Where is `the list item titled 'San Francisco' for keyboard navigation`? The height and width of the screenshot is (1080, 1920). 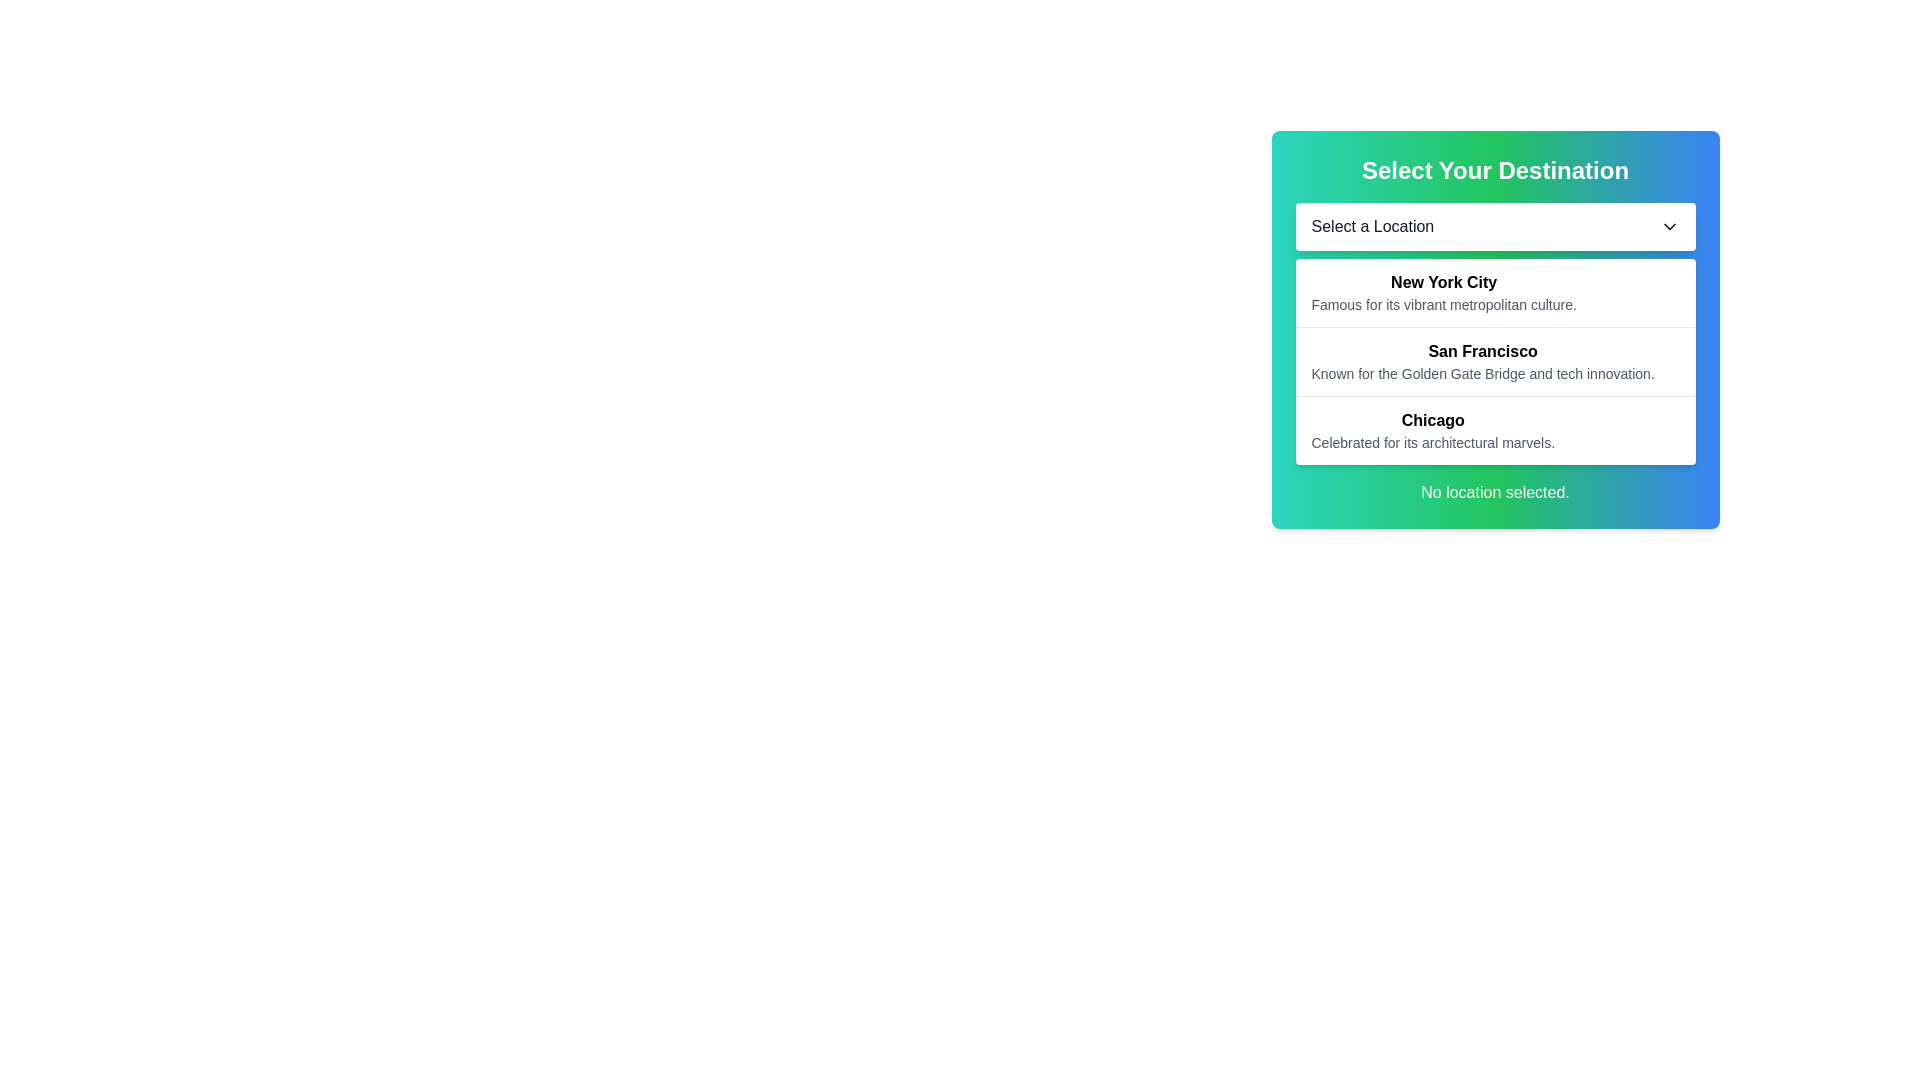
the list item titled 'San Francisco' for keyboard navigation is located at coordinates (1495, 361).